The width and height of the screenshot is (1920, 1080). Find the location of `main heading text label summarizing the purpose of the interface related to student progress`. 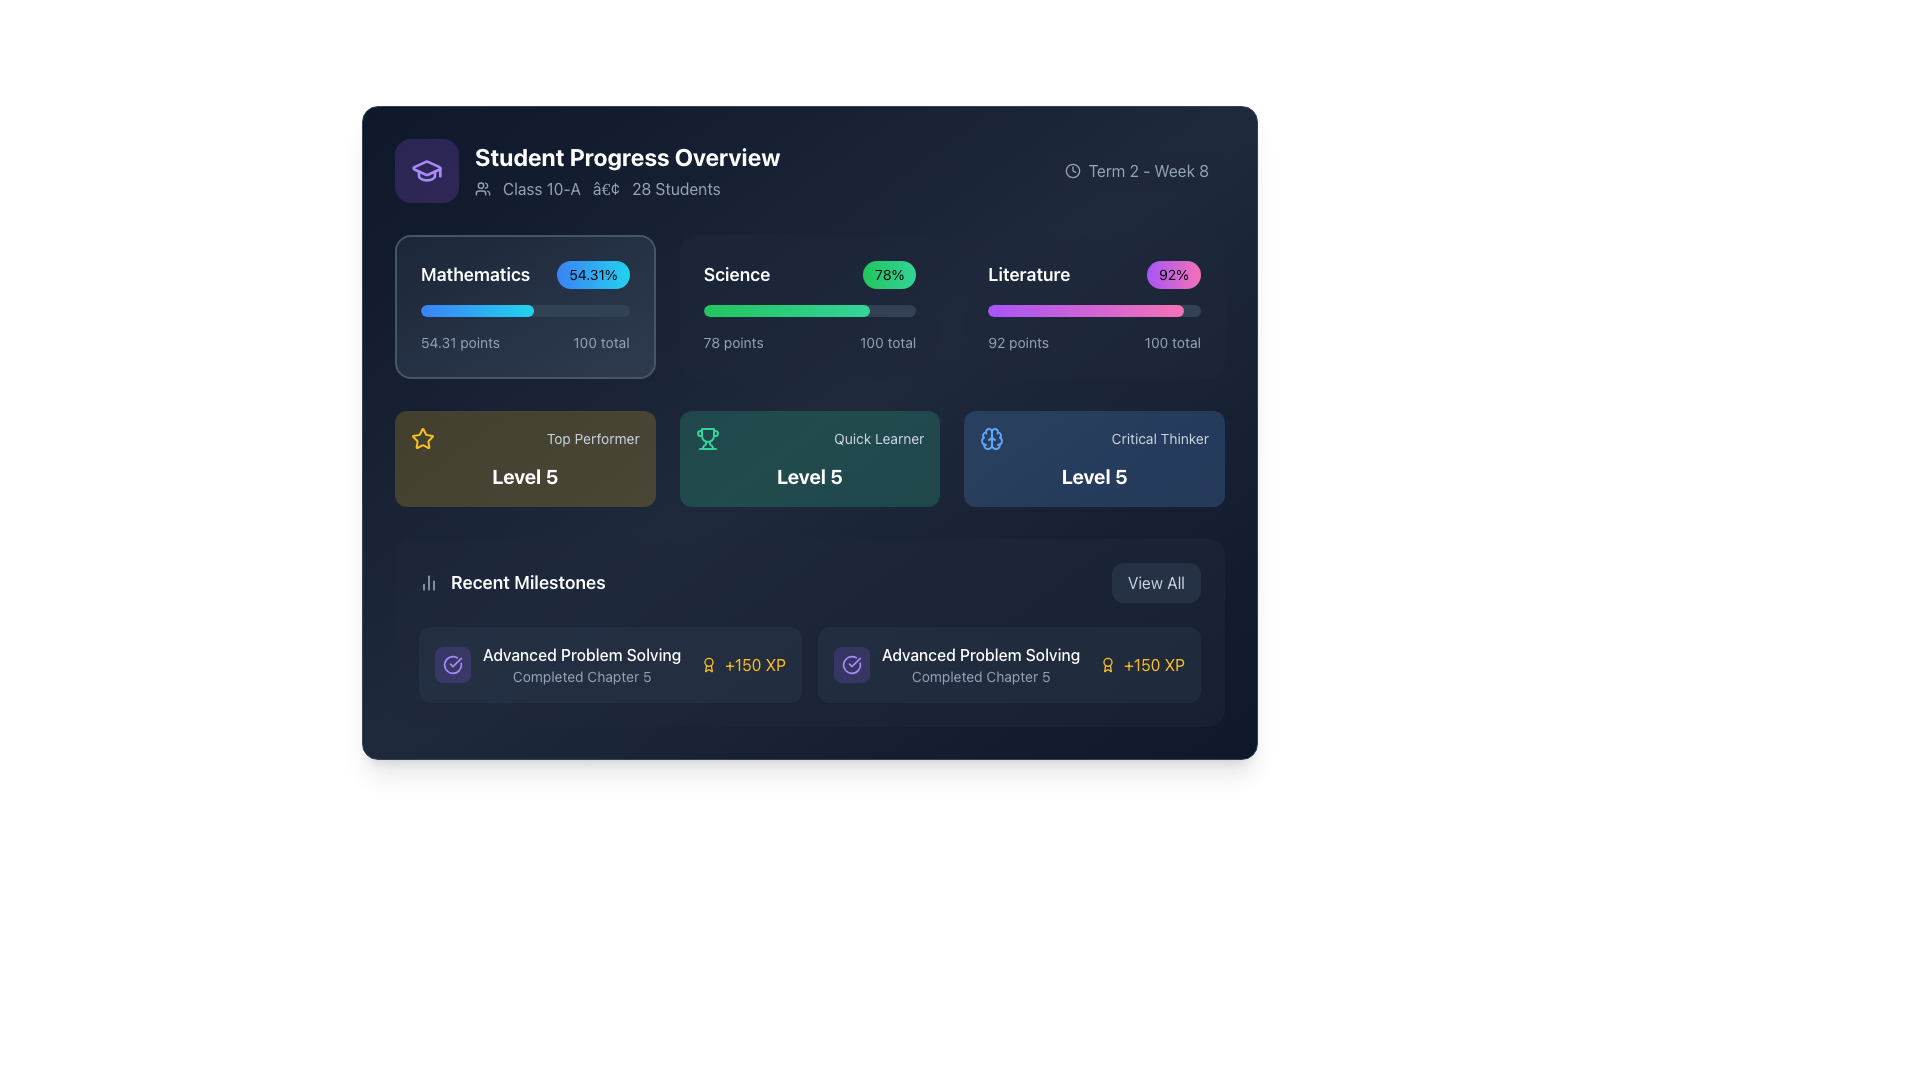

main heading text label summarizing the purpose of the interface related to student progress is located at coordinates (626, 156).